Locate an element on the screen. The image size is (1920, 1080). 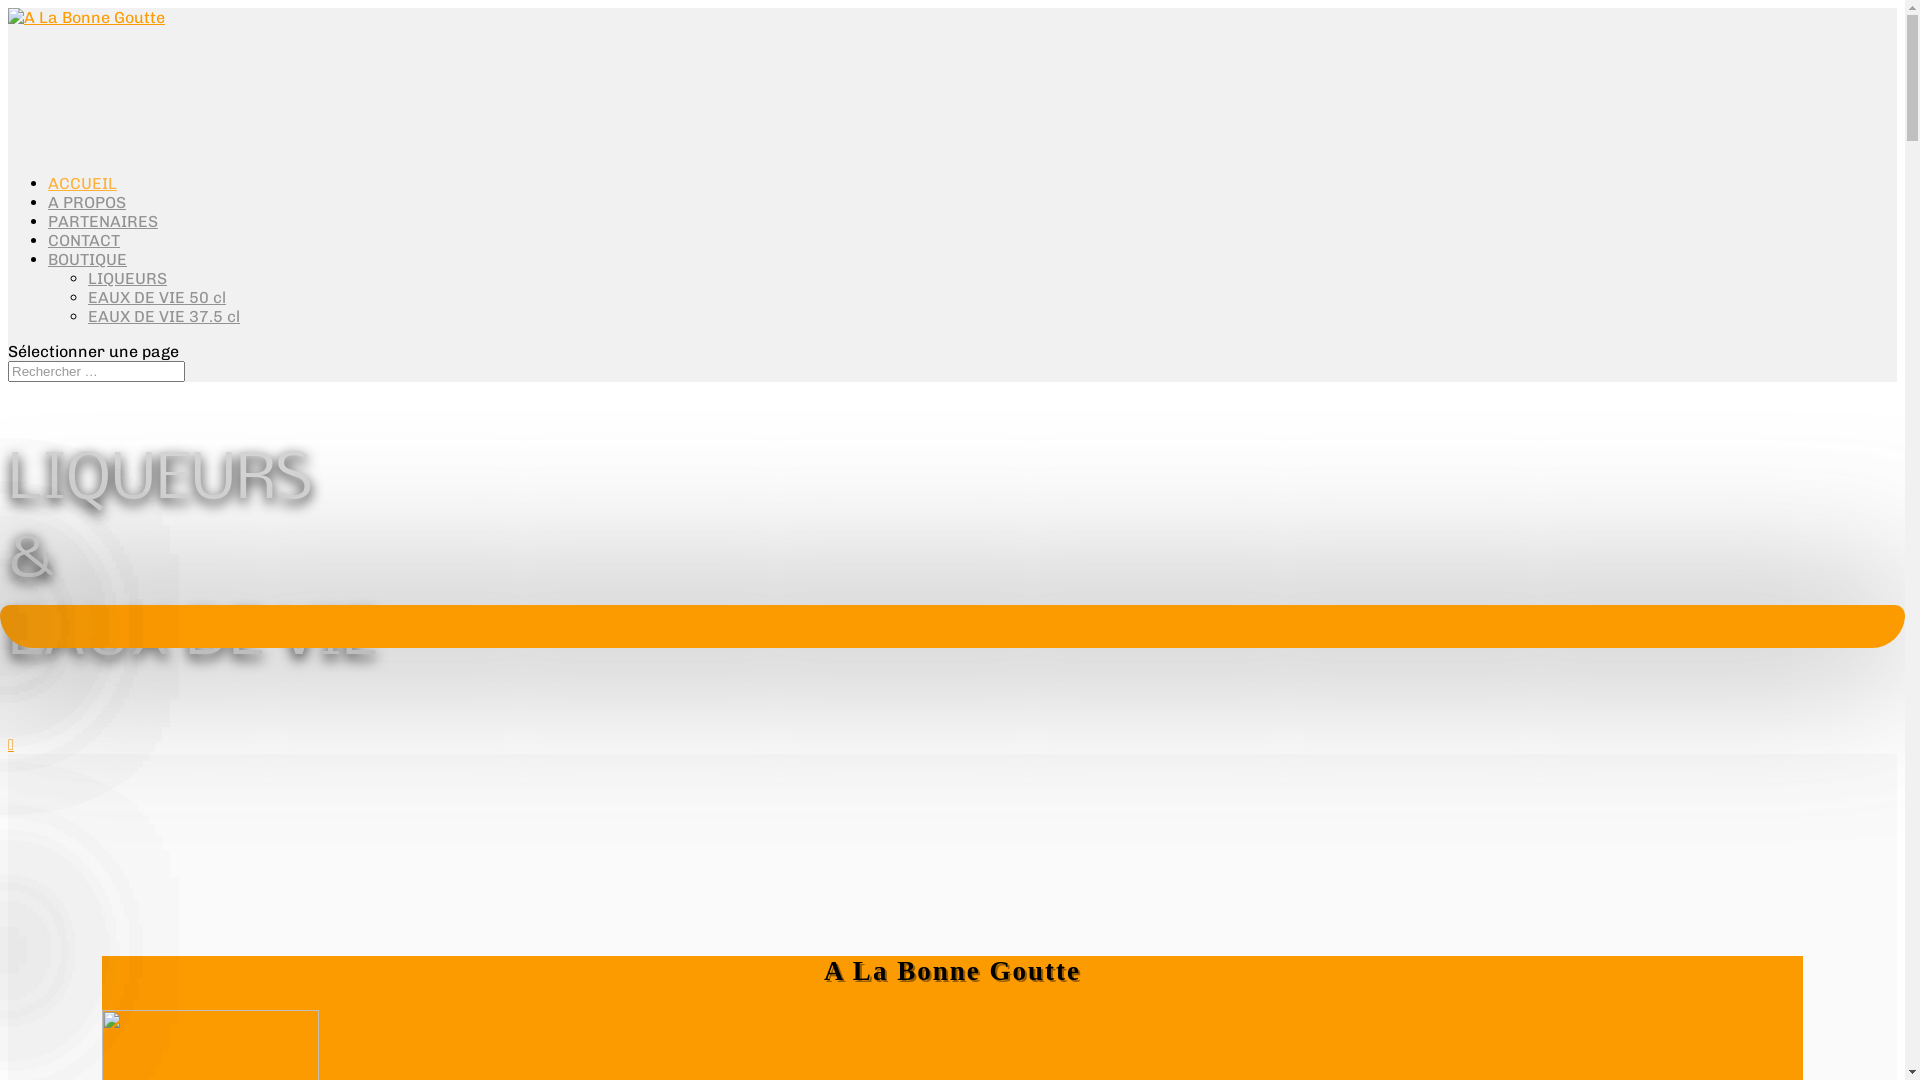
'ACCUEIL' is located at coordinates (48, 183).